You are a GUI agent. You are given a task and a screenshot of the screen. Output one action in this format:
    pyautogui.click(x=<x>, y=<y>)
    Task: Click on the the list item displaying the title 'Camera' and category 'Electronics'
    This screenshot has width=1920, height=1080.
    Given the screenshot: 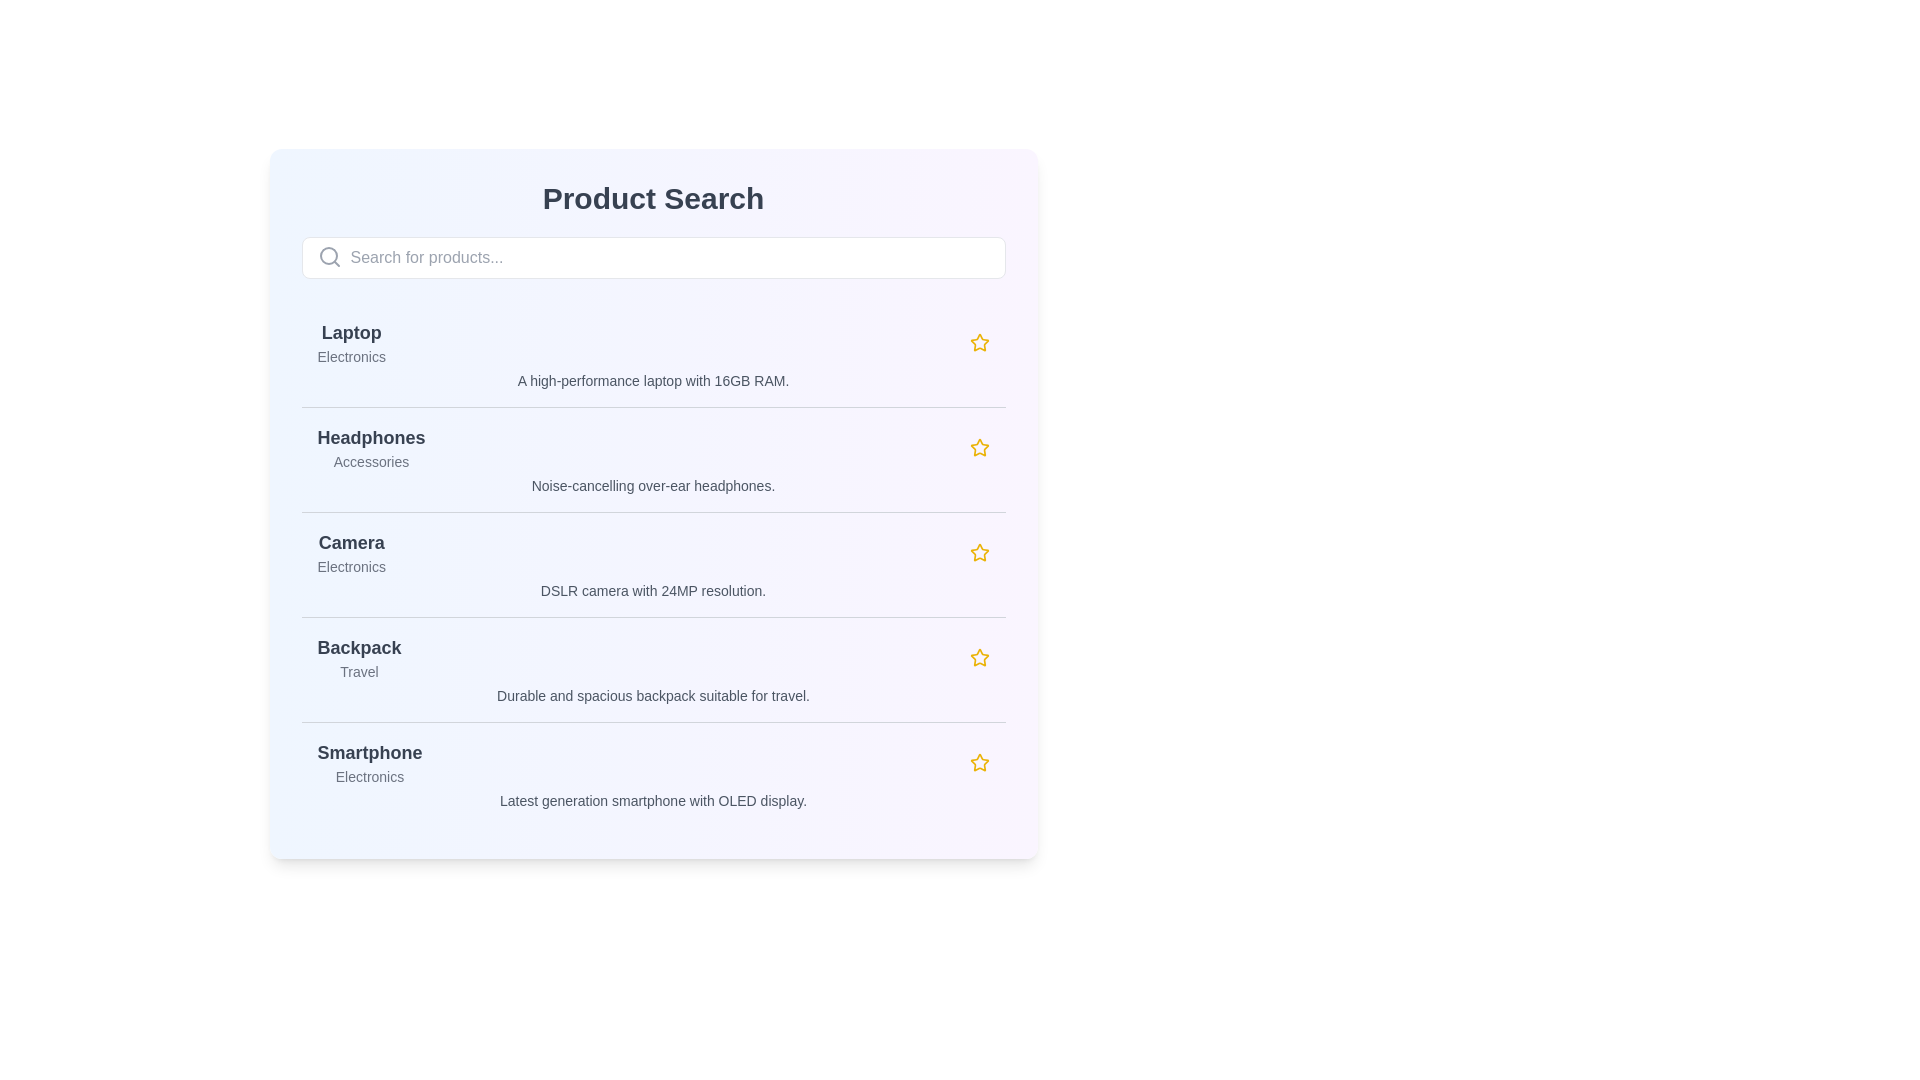 What is the action you would take?
    pyautogui.click(x=653, y=552)
    